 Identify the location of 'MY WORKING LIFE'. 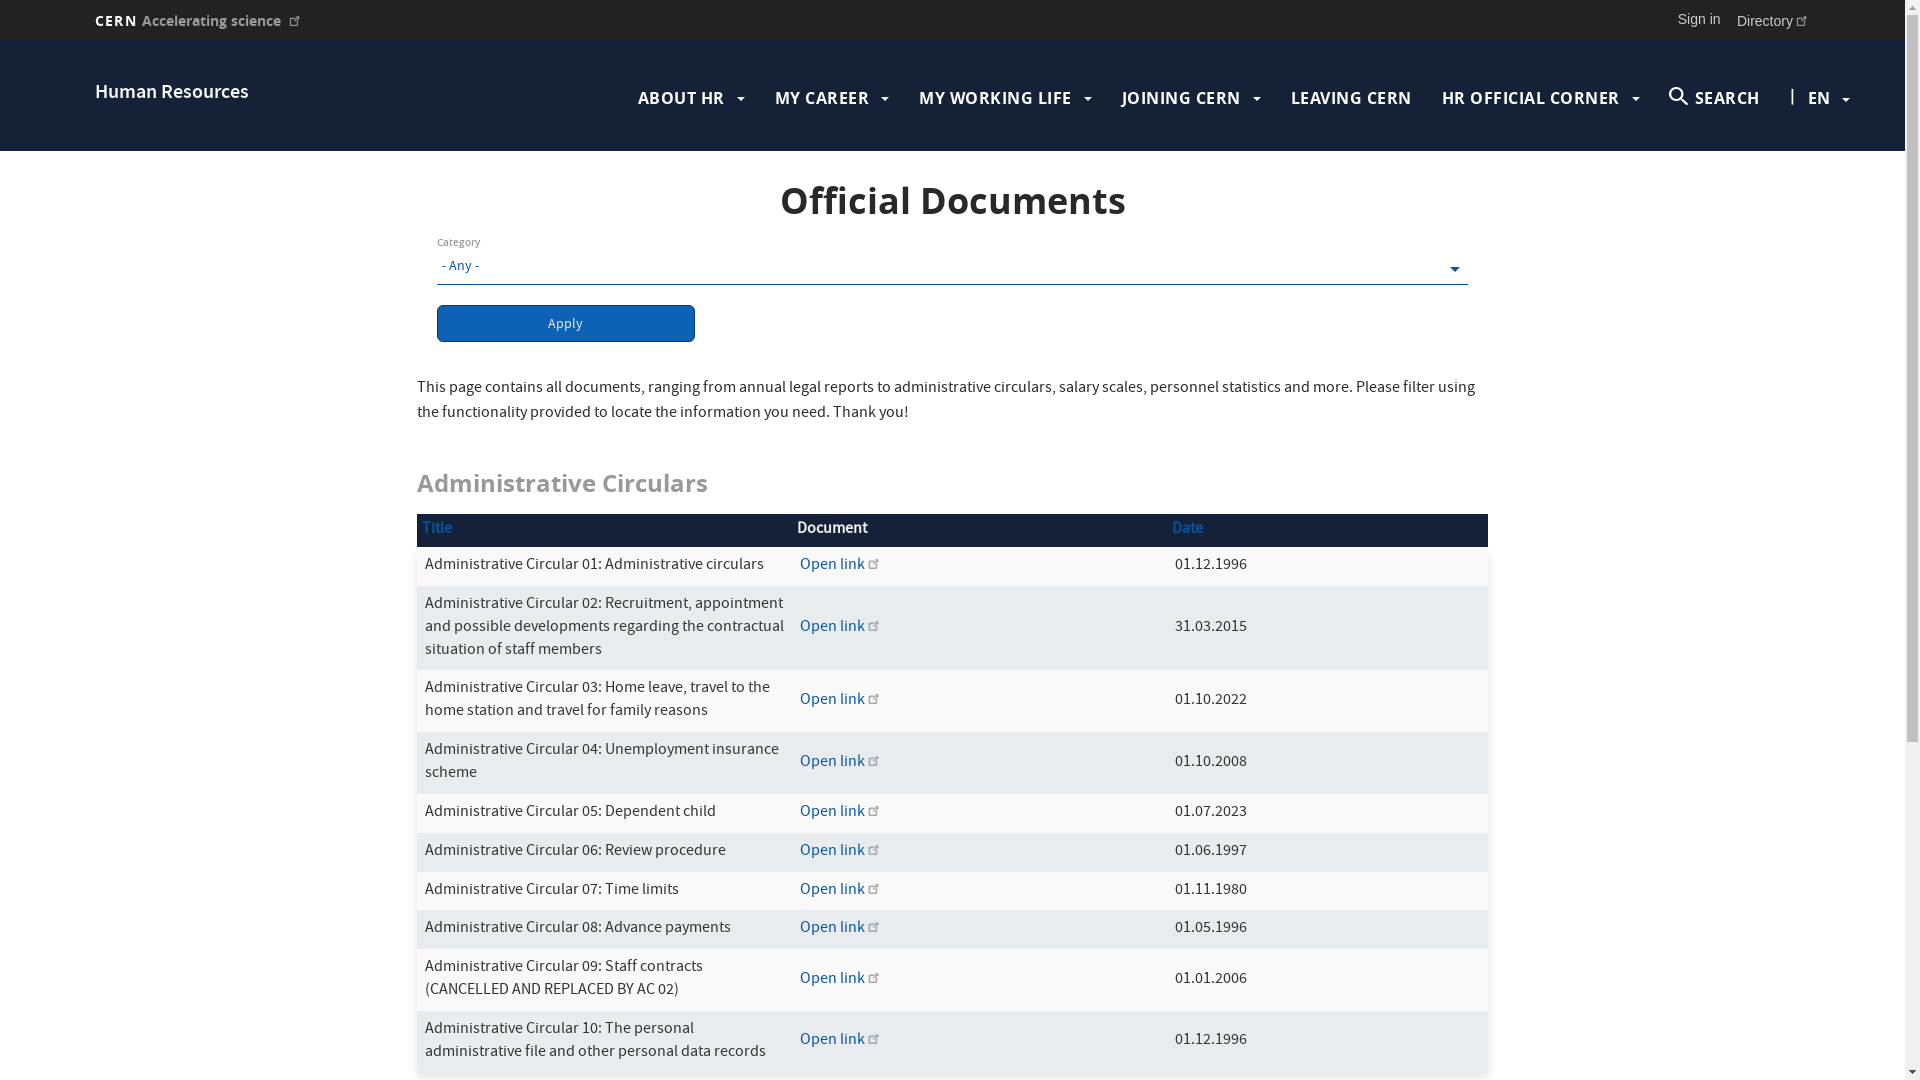
(995, 97).